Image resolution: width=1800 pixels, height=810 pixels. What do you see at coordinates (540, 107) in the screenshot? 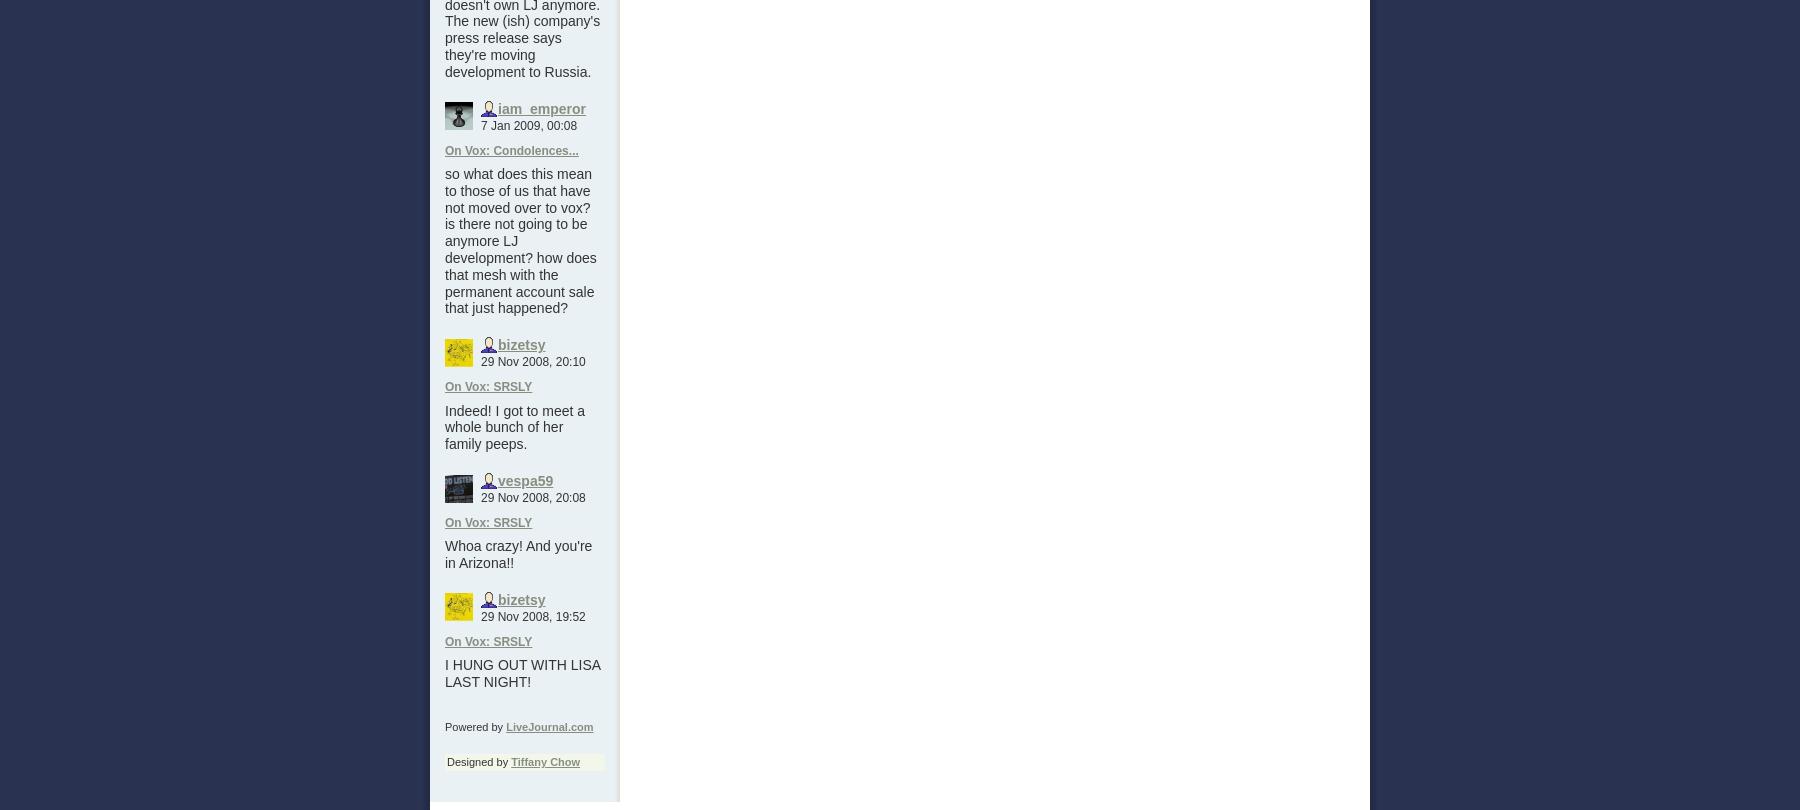
I see `'iam_emperor'` at bounding box center [540, 107].